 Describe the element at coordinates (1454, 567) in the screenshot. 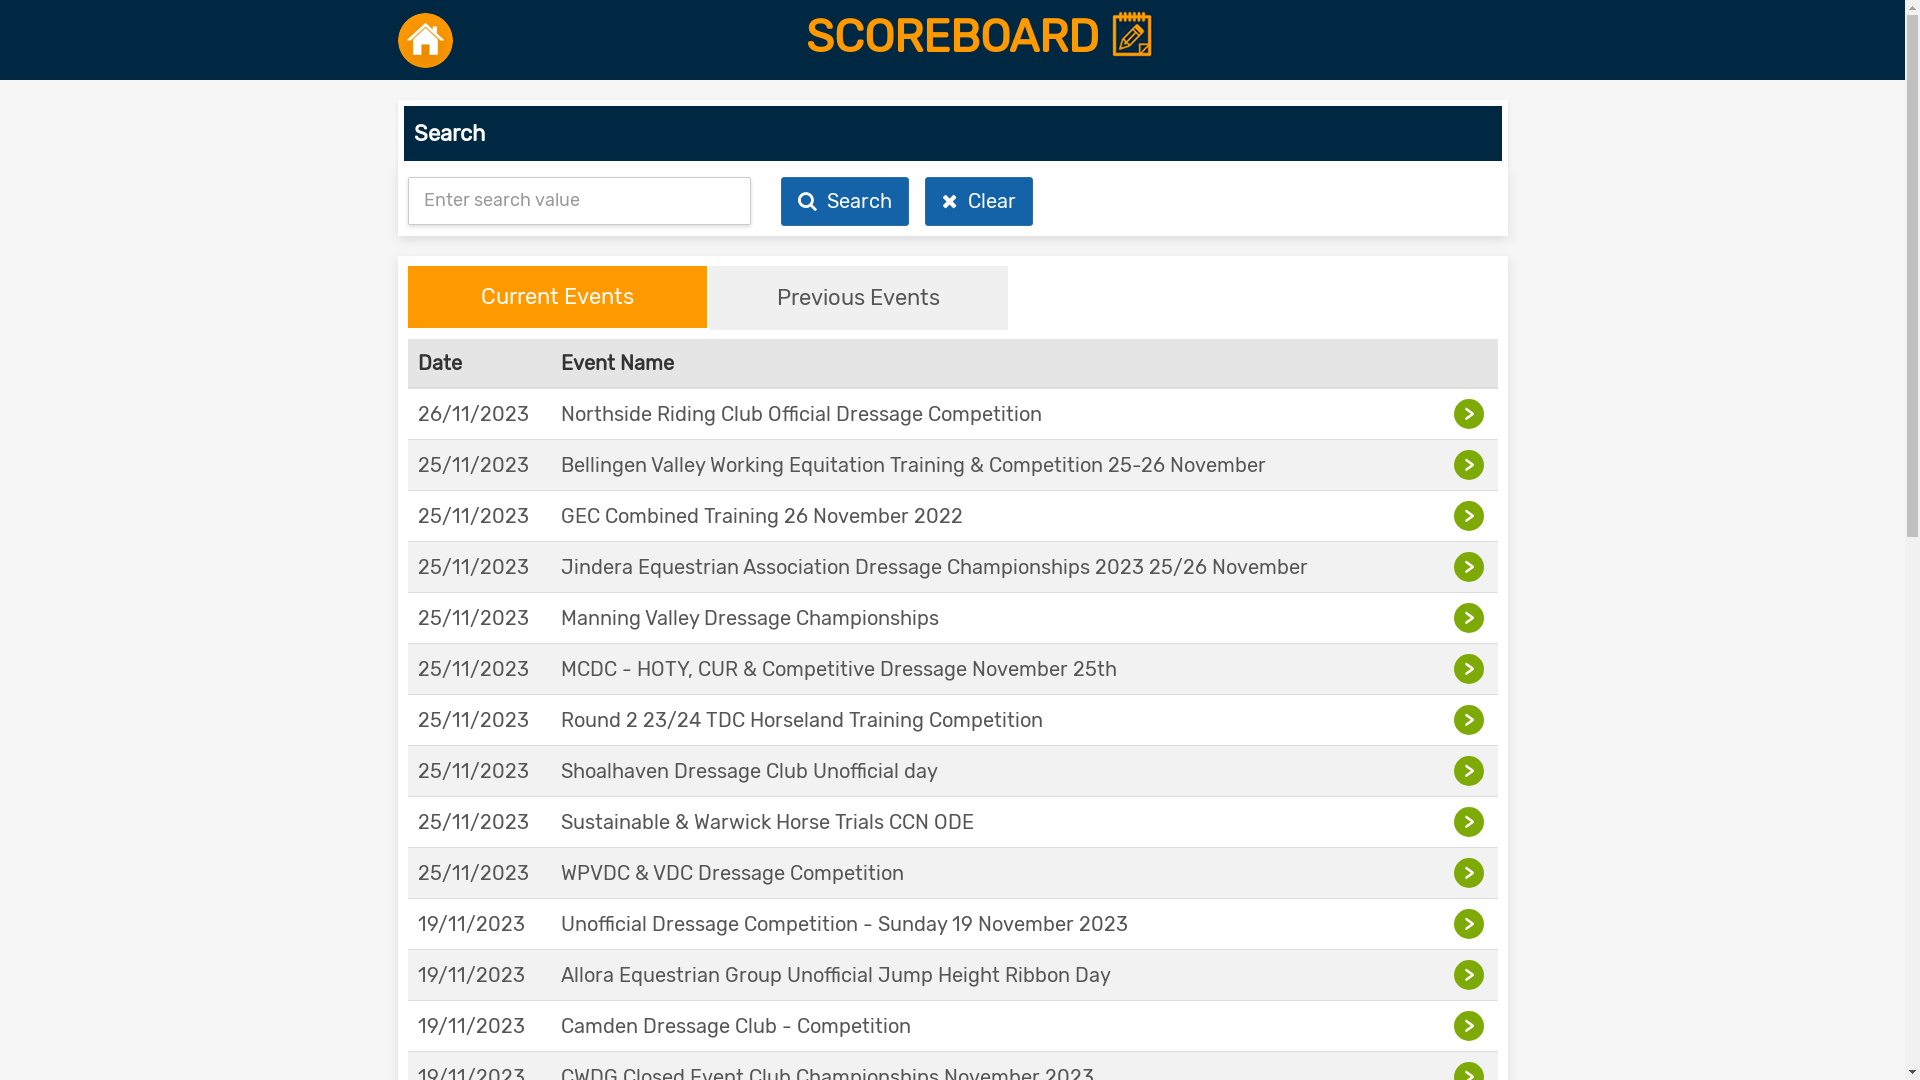

I see `'>'` at that location.